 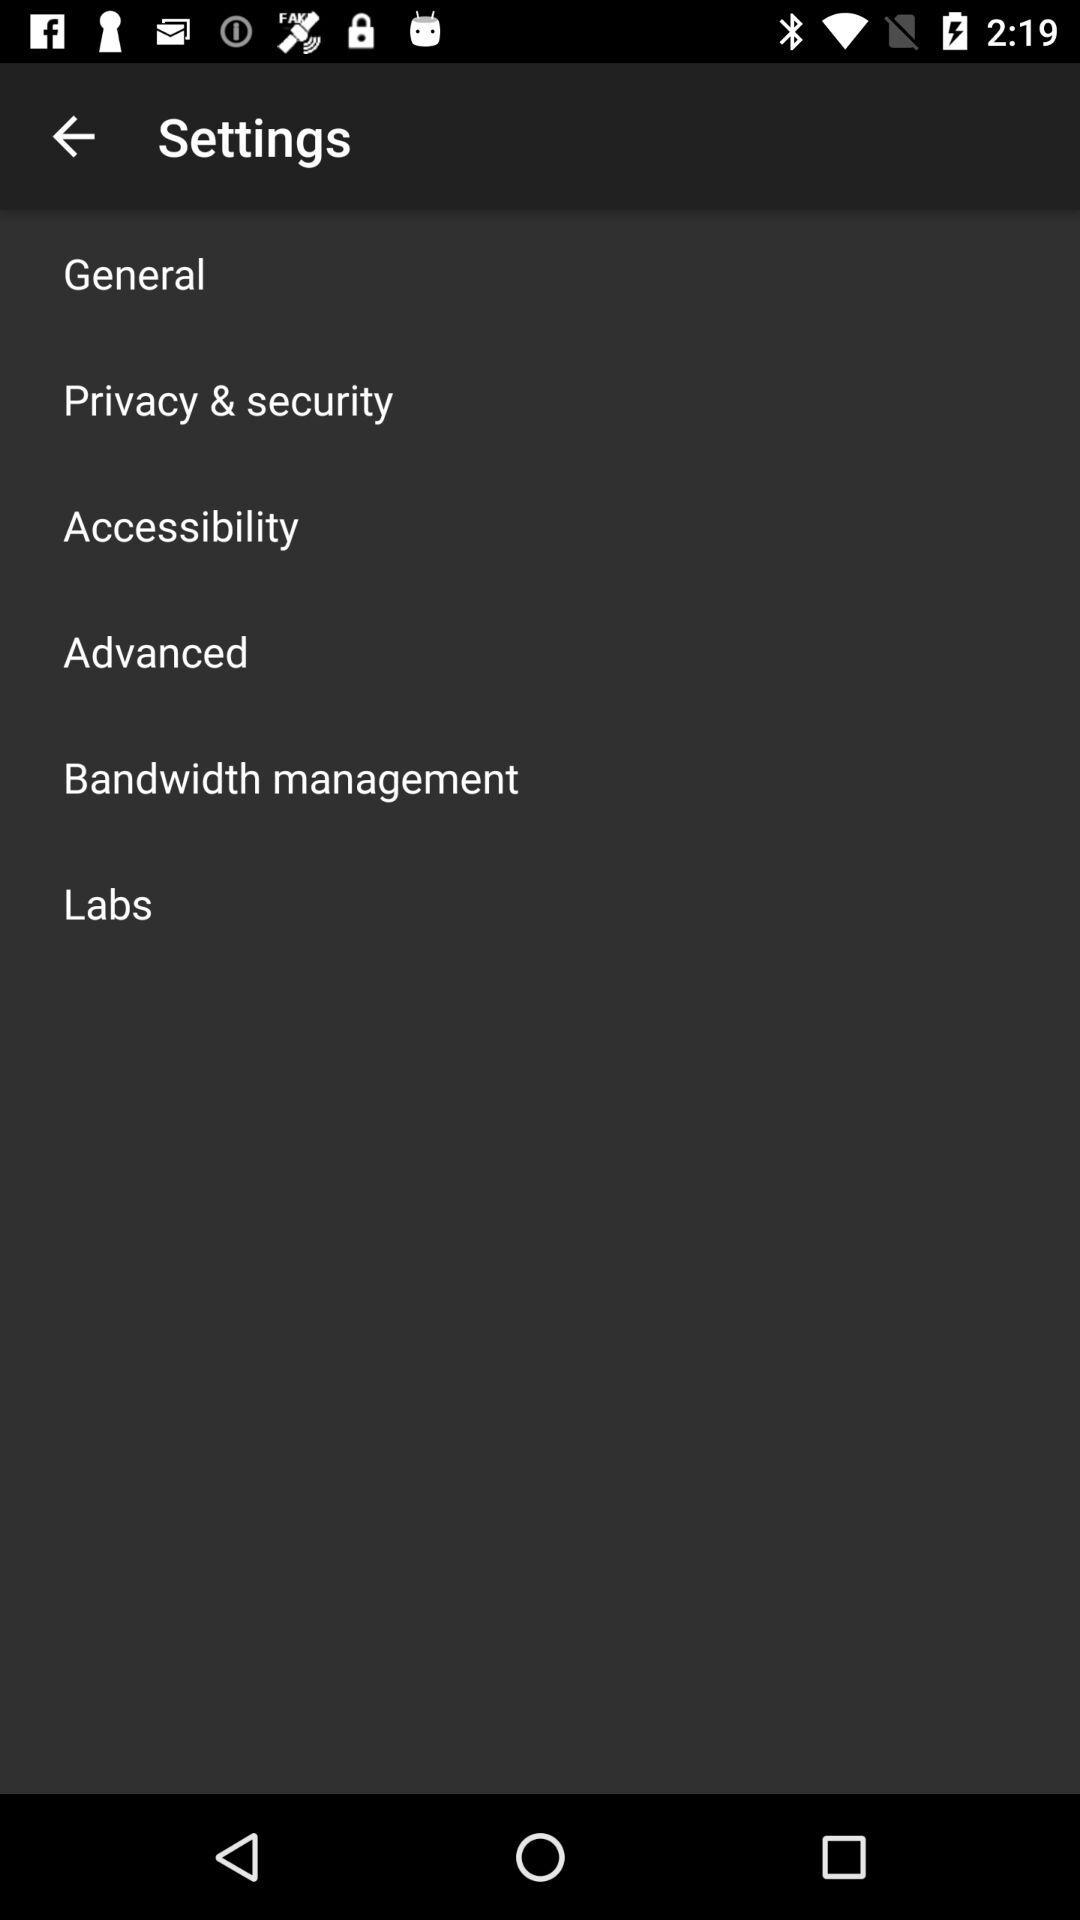 What do you see at coordinates (154, 651) in the screenshot?
I see `the advanced` at bounding box center [154, 651].